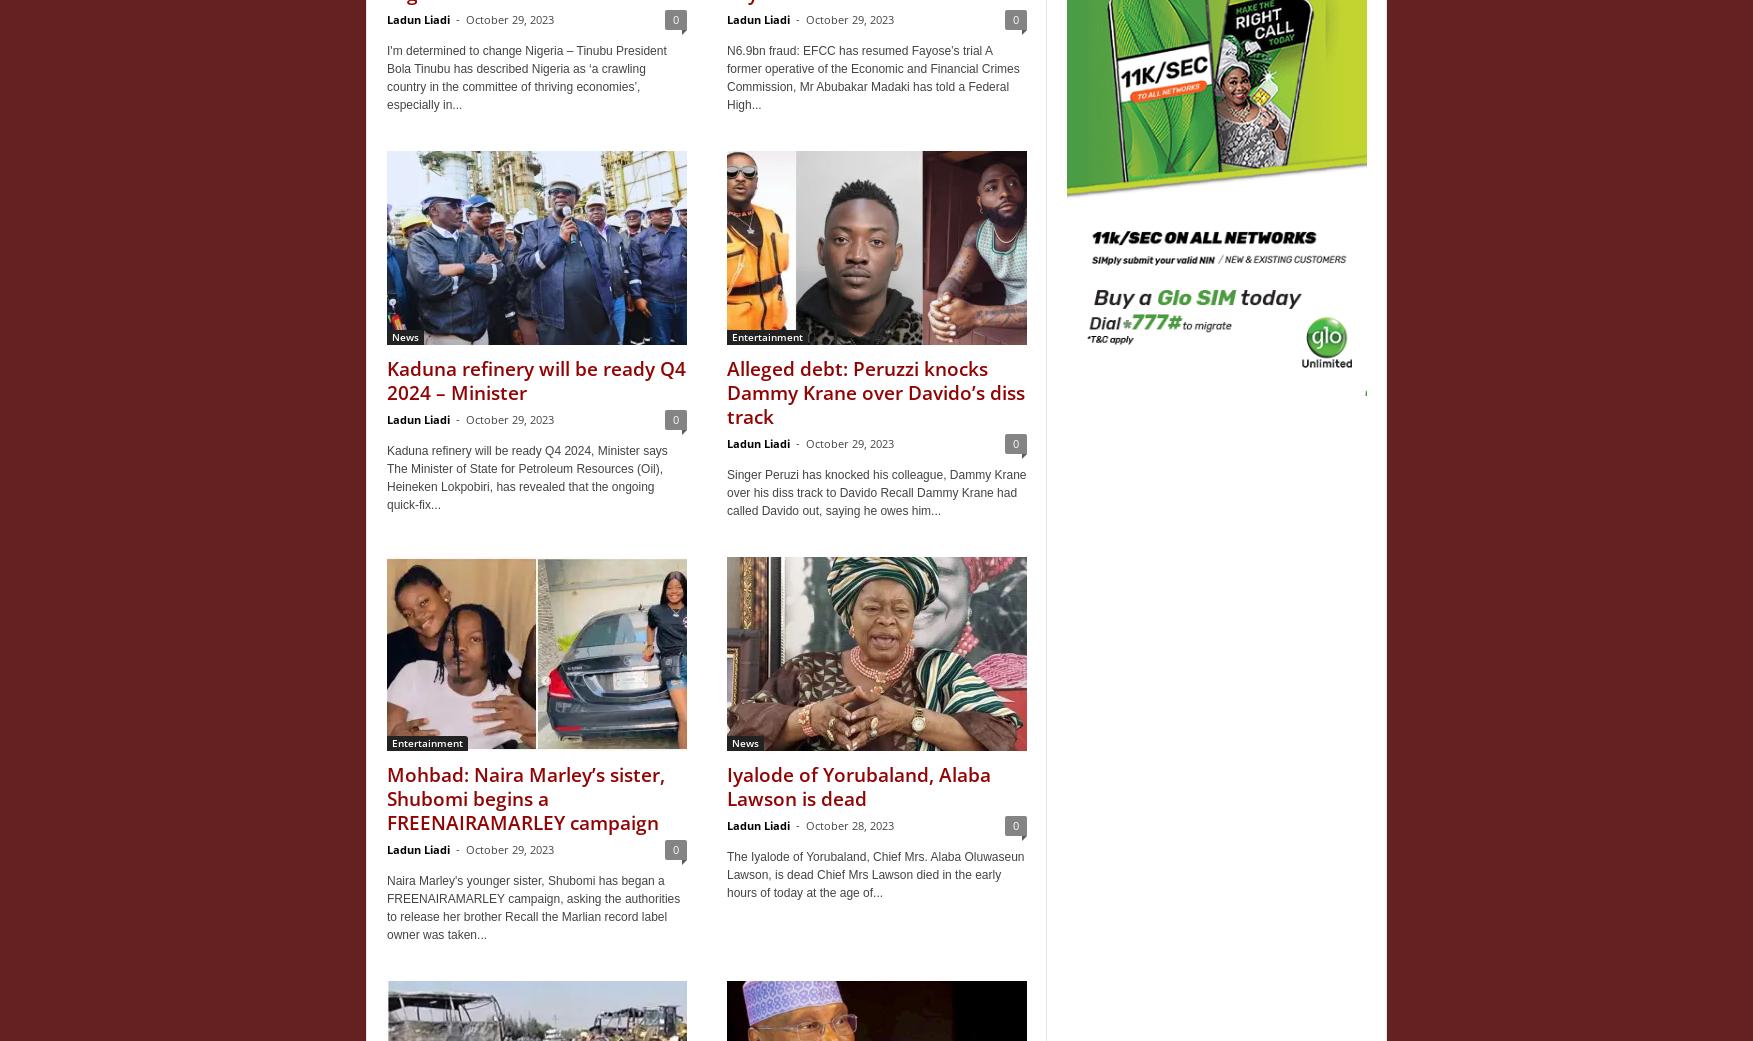 Image resolution: width=1753 pixels, height=1041 pixels. Describe the element at coordinates (526, 477) in the screenshot. I see `'Kaduna refinery will be ready Q4 2024, Minister says


The Minister of State for Petroleum Resources (Oil), Heineken Lokpobiri, has revealed that the ongoing quick-fix...'` at that location.